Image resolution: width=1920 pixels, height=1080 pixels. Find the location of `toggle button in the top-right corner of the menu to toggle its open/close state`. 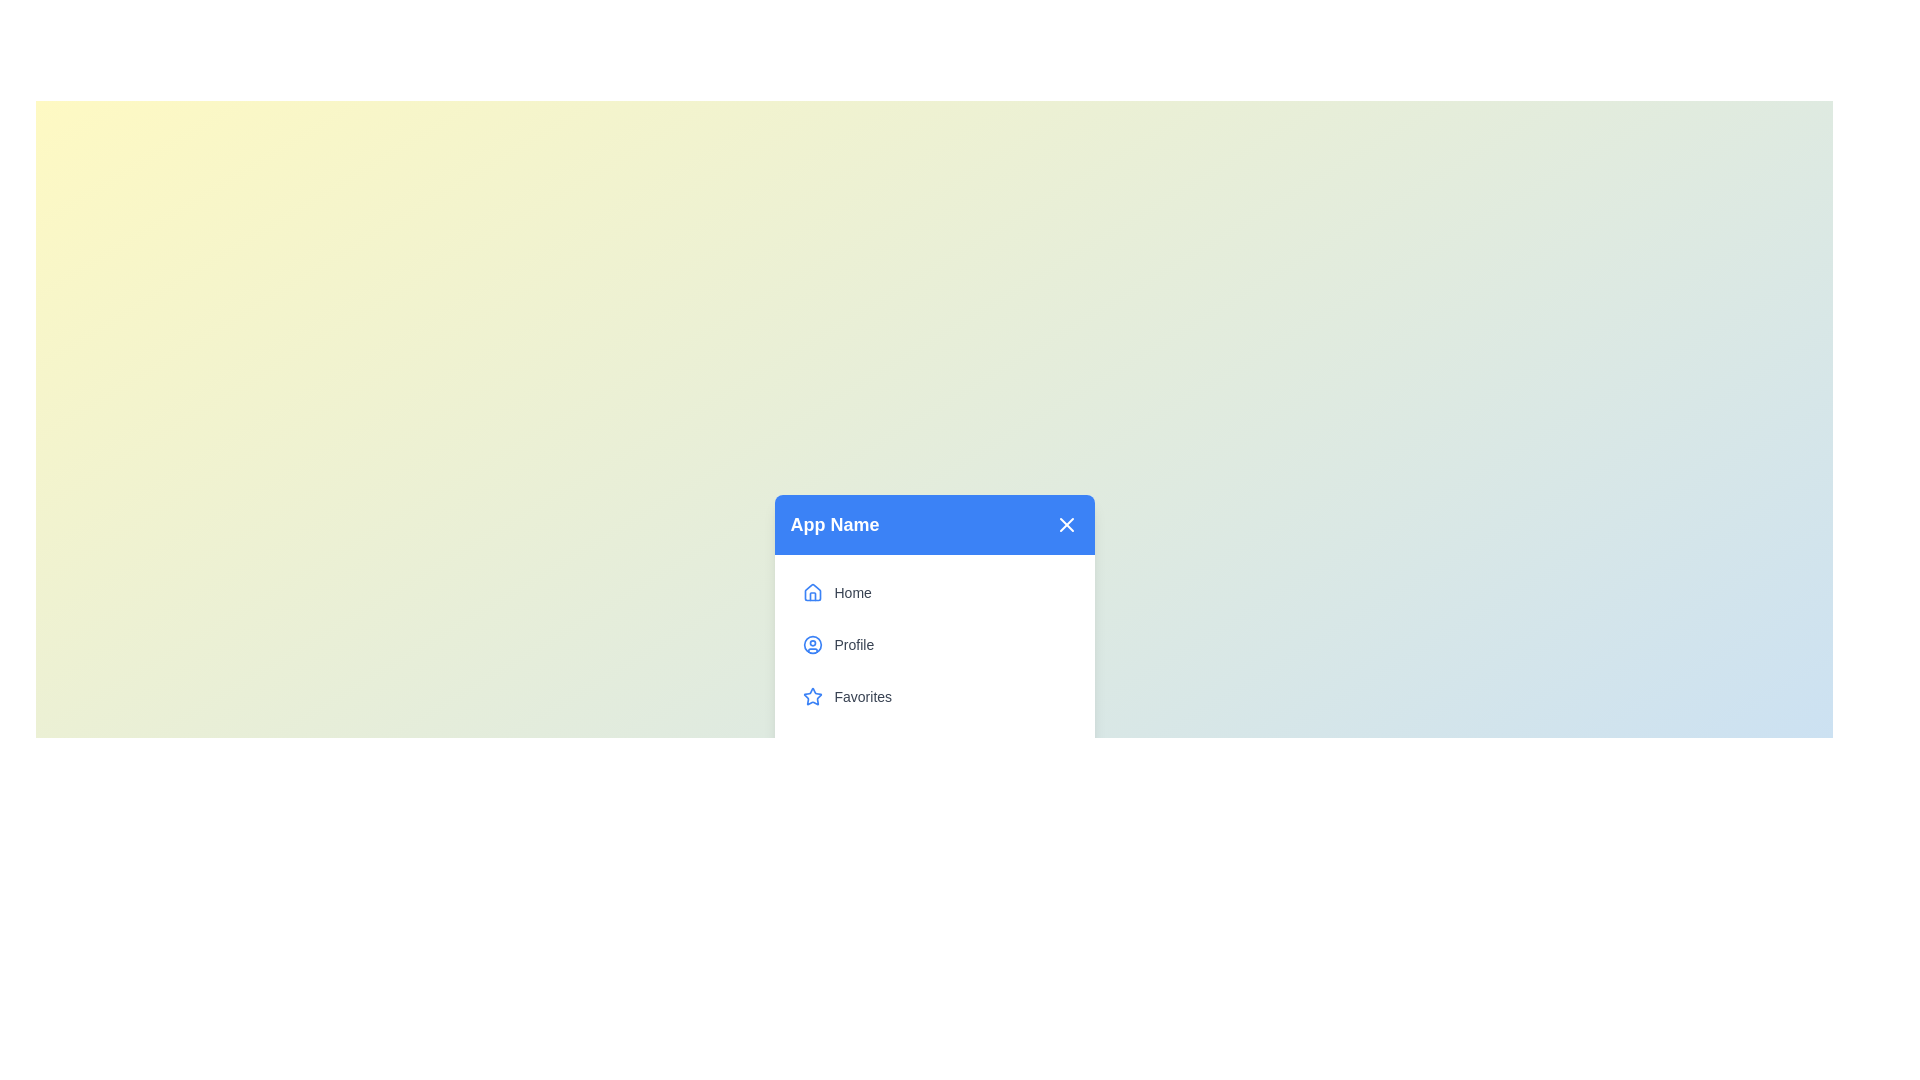

toggle button in the top-right corner of the menu to toggle its open/close state is located at coordinates (1065, 523).